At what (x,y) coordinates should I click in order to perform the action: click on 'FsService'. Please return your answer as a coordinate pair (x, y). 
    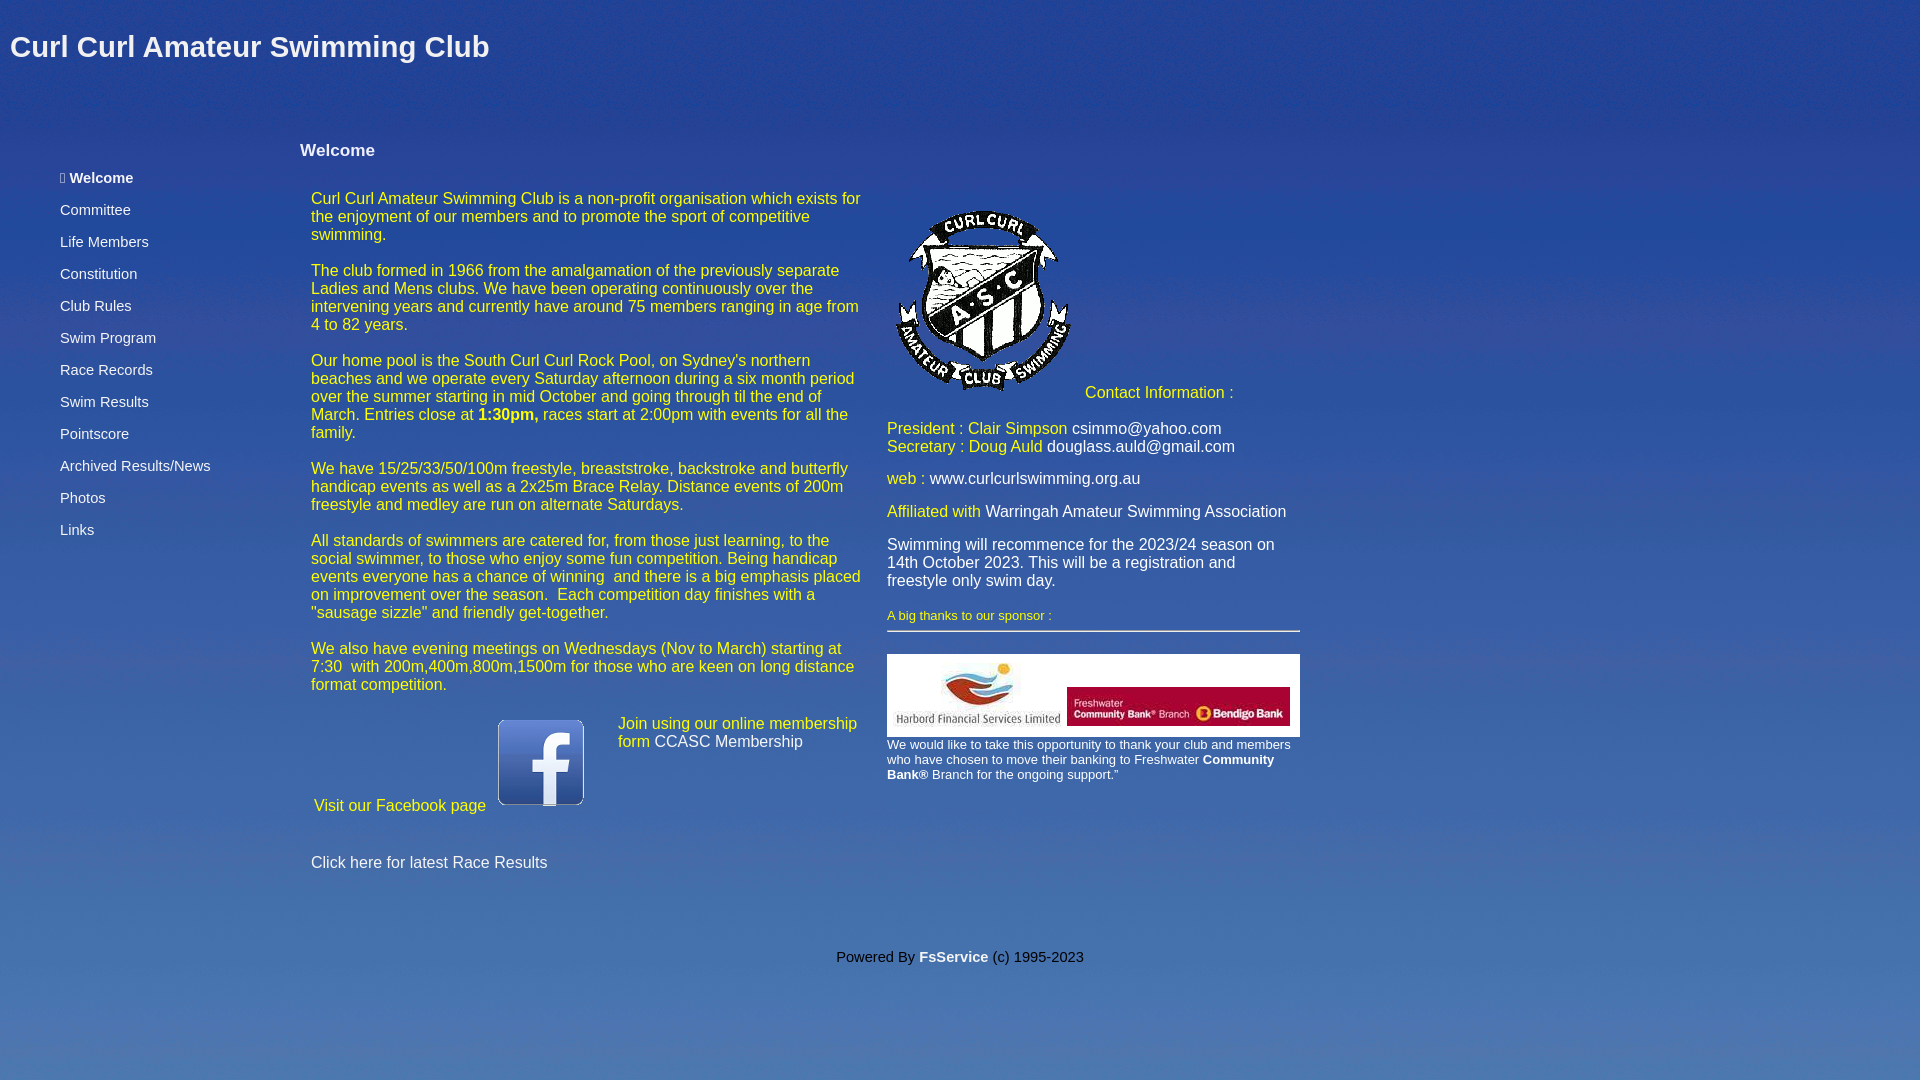
    Looking at the image, I should click on (952, 955).